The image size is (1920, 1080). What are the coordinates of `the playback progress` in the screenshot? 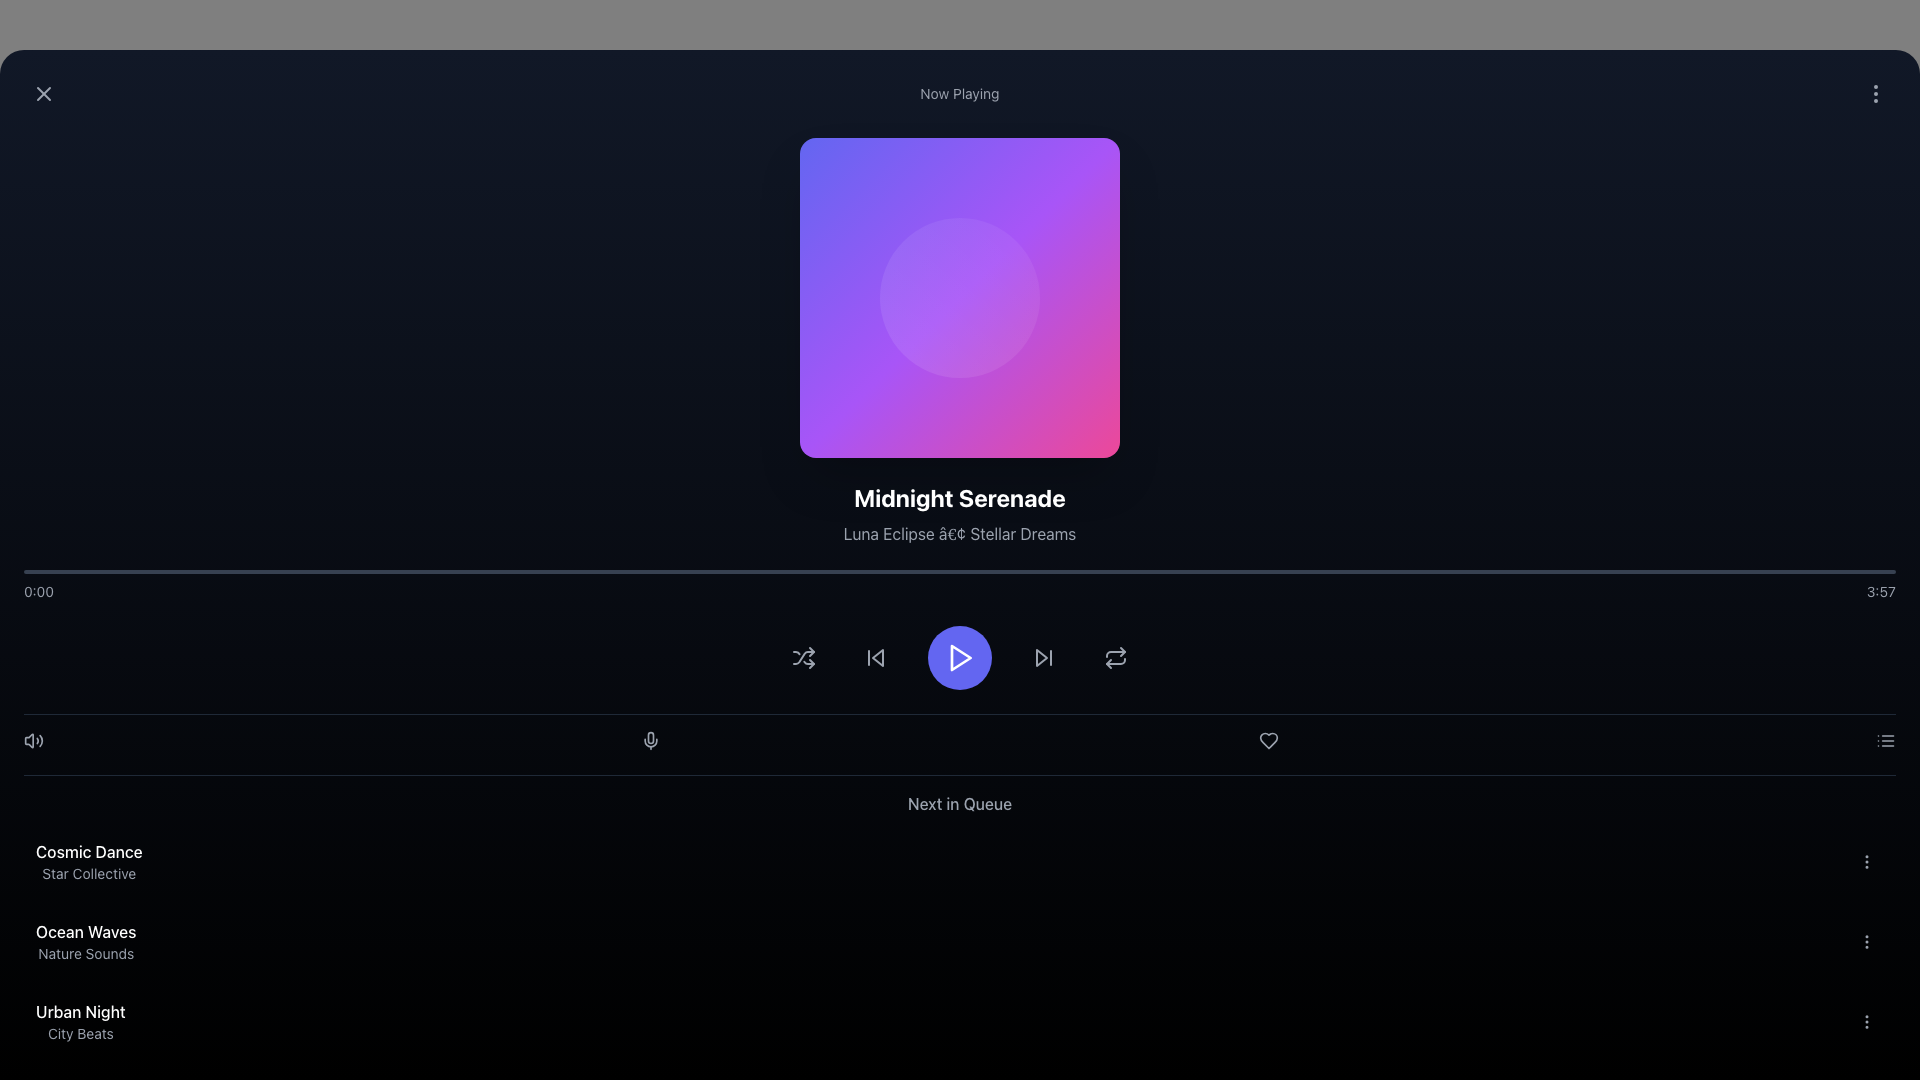 It's located at (472, 571).